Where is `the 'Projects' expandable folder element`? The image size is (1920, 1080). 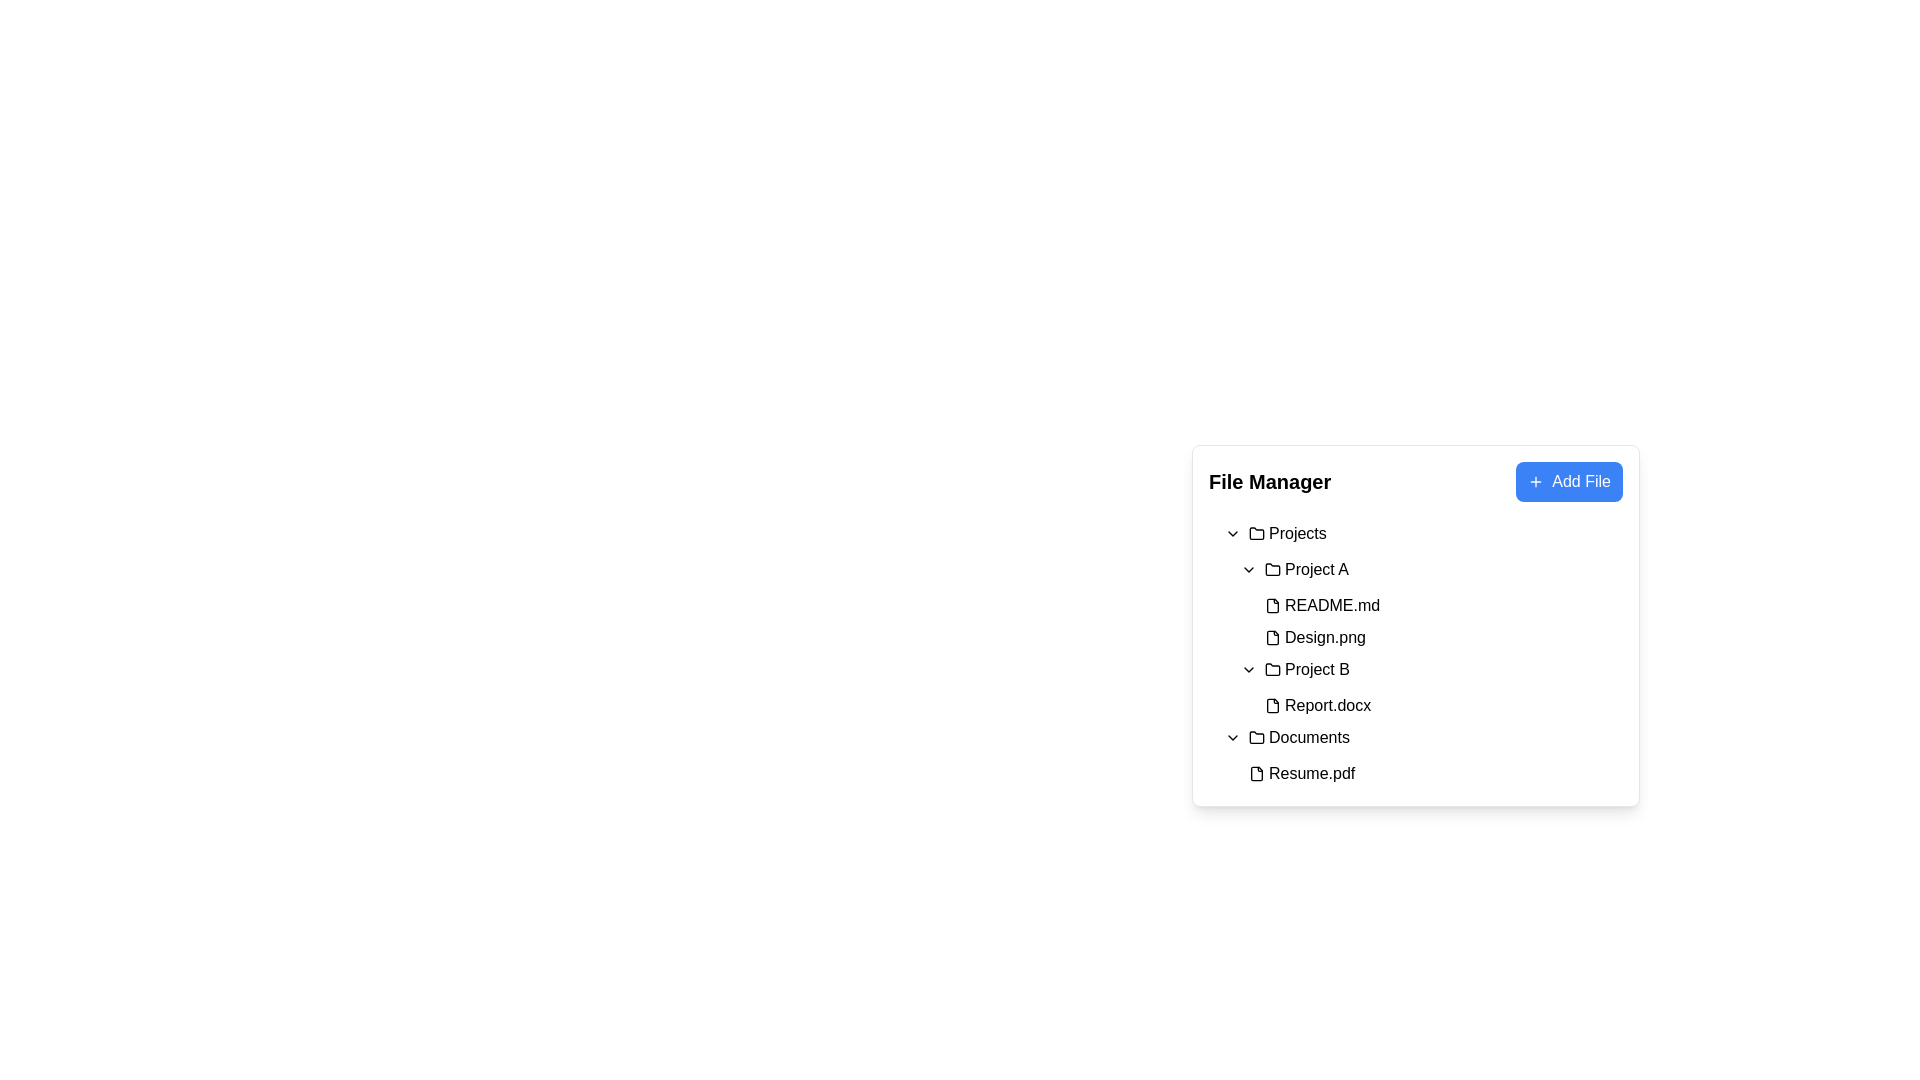
the 'Projects' expandable folder element is located at coordinates (1423, 532).